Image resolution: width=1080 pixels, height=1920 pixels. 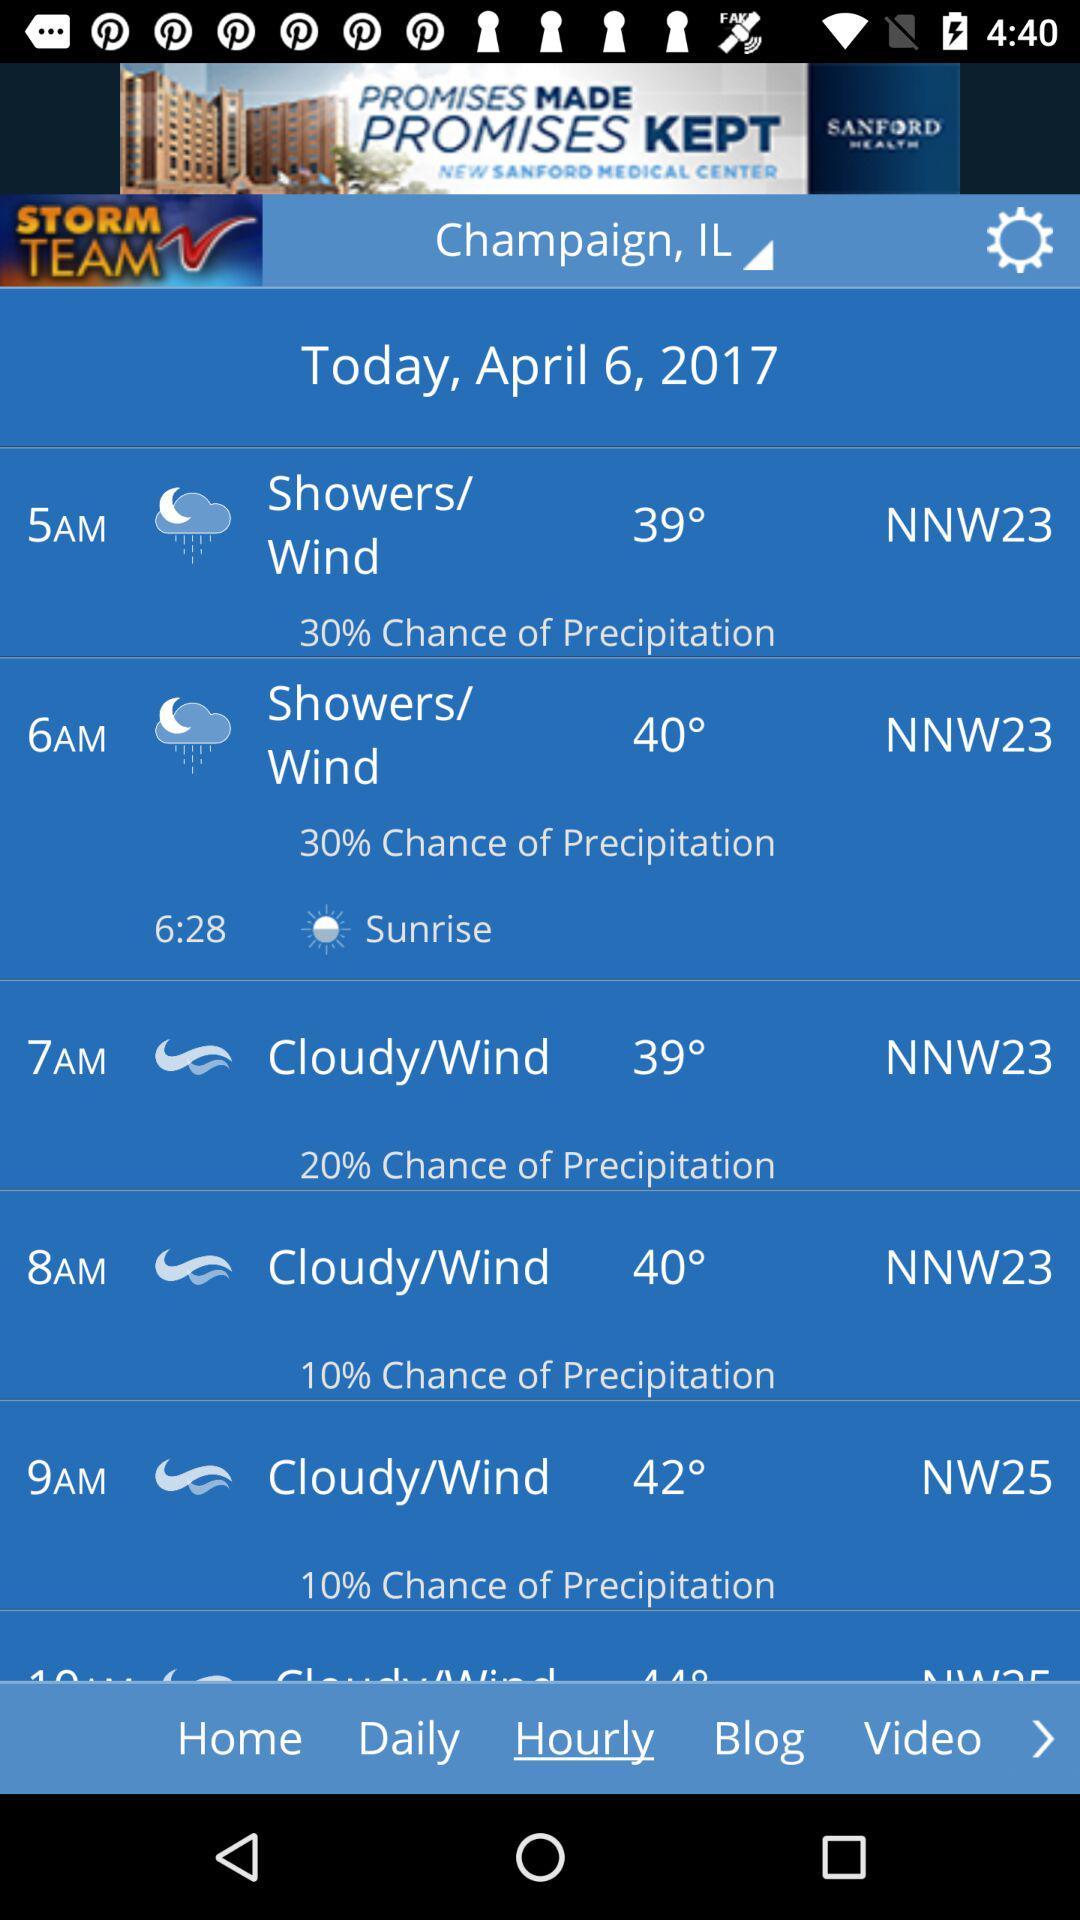 I want to click on logo, so click(x=131, y=240).